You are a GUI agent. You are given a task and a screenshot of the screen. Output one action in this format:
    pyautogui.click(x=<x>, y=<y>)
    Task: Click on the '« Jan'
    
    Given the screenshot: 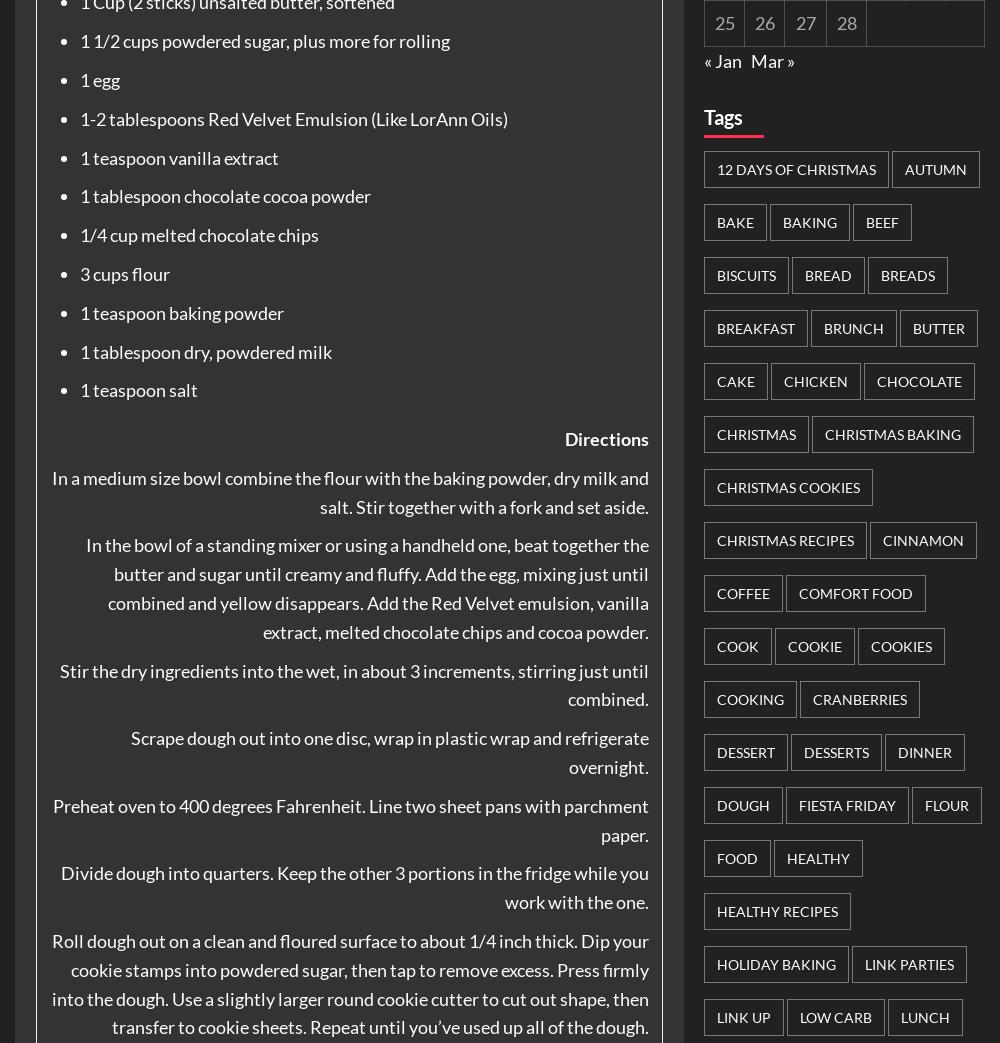 What is the action you would take?
    pyautogui.click(x=722, y=58)
    